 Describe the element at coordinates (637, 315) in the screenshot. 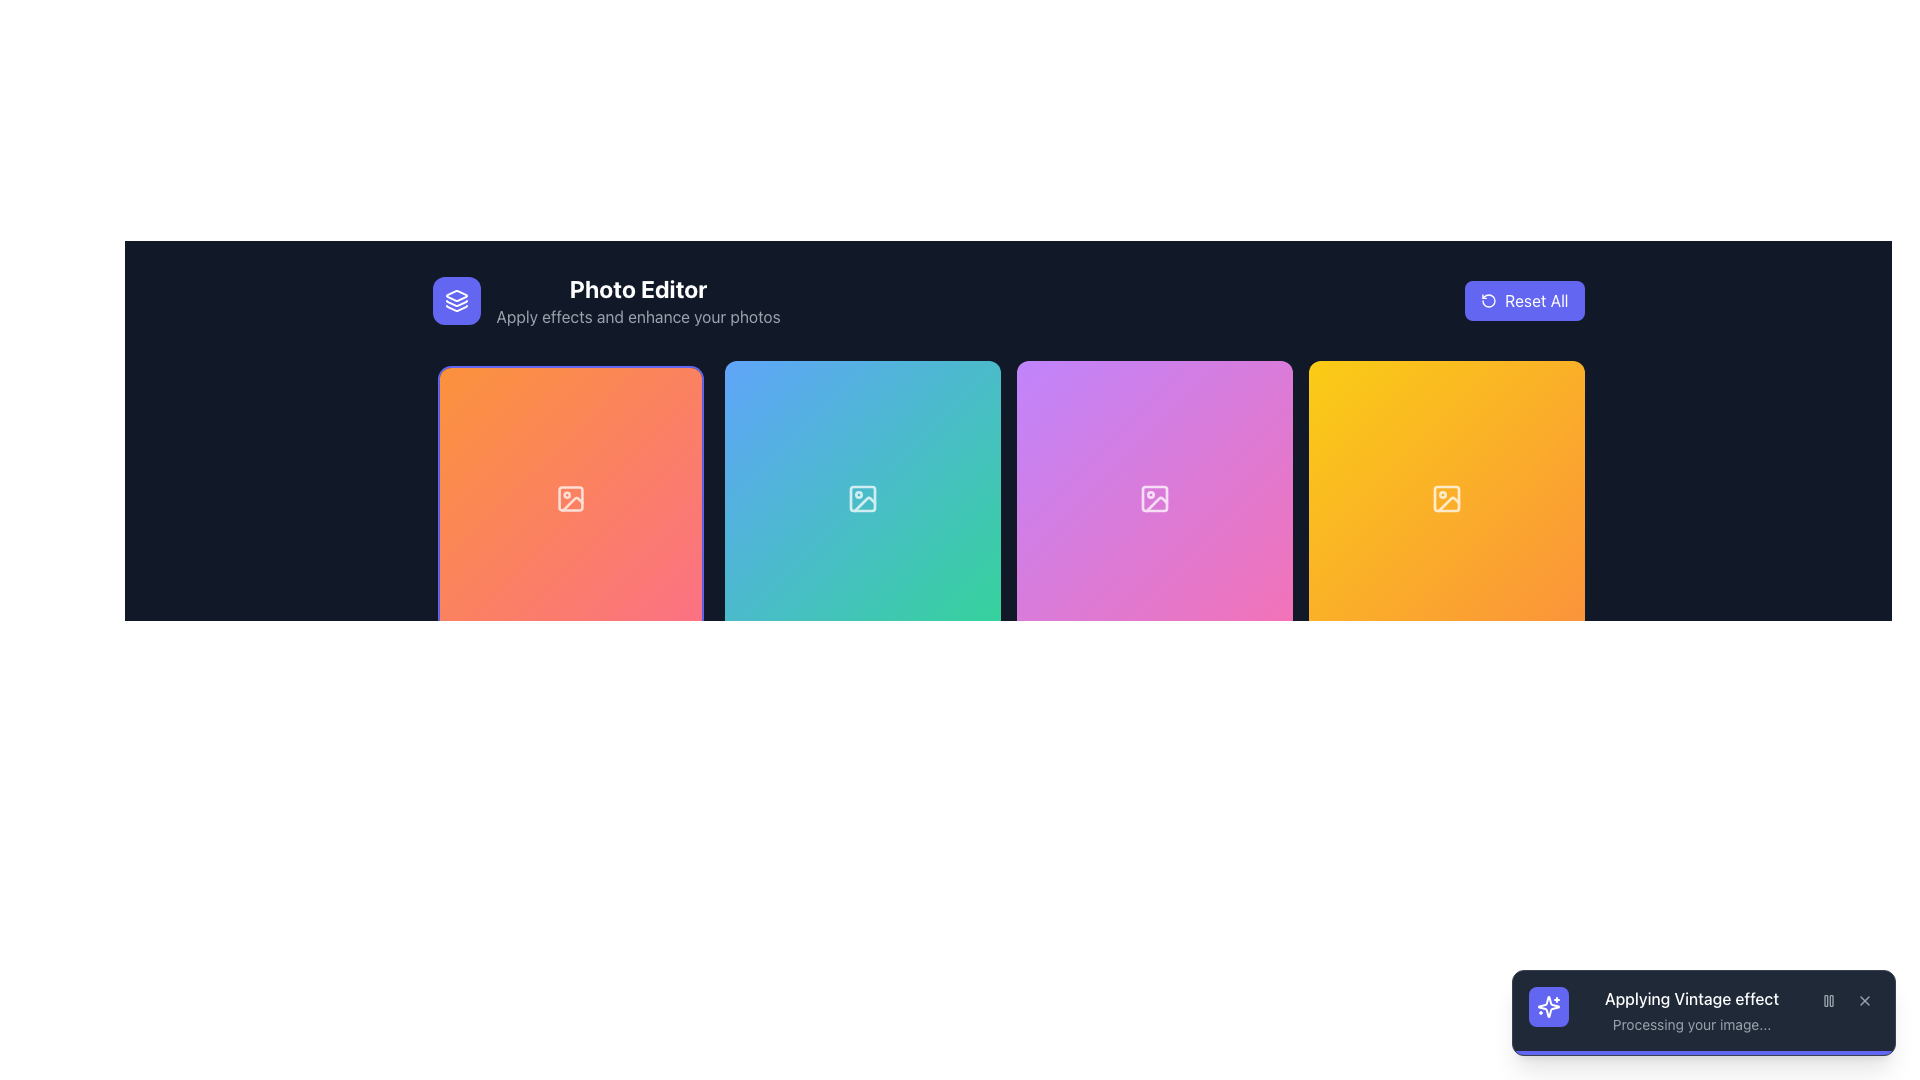

I see `the text label that says 'Apply effects and enhance your photos', which is styled in gray and positioned below the 'Photo Editor' title` at that location.